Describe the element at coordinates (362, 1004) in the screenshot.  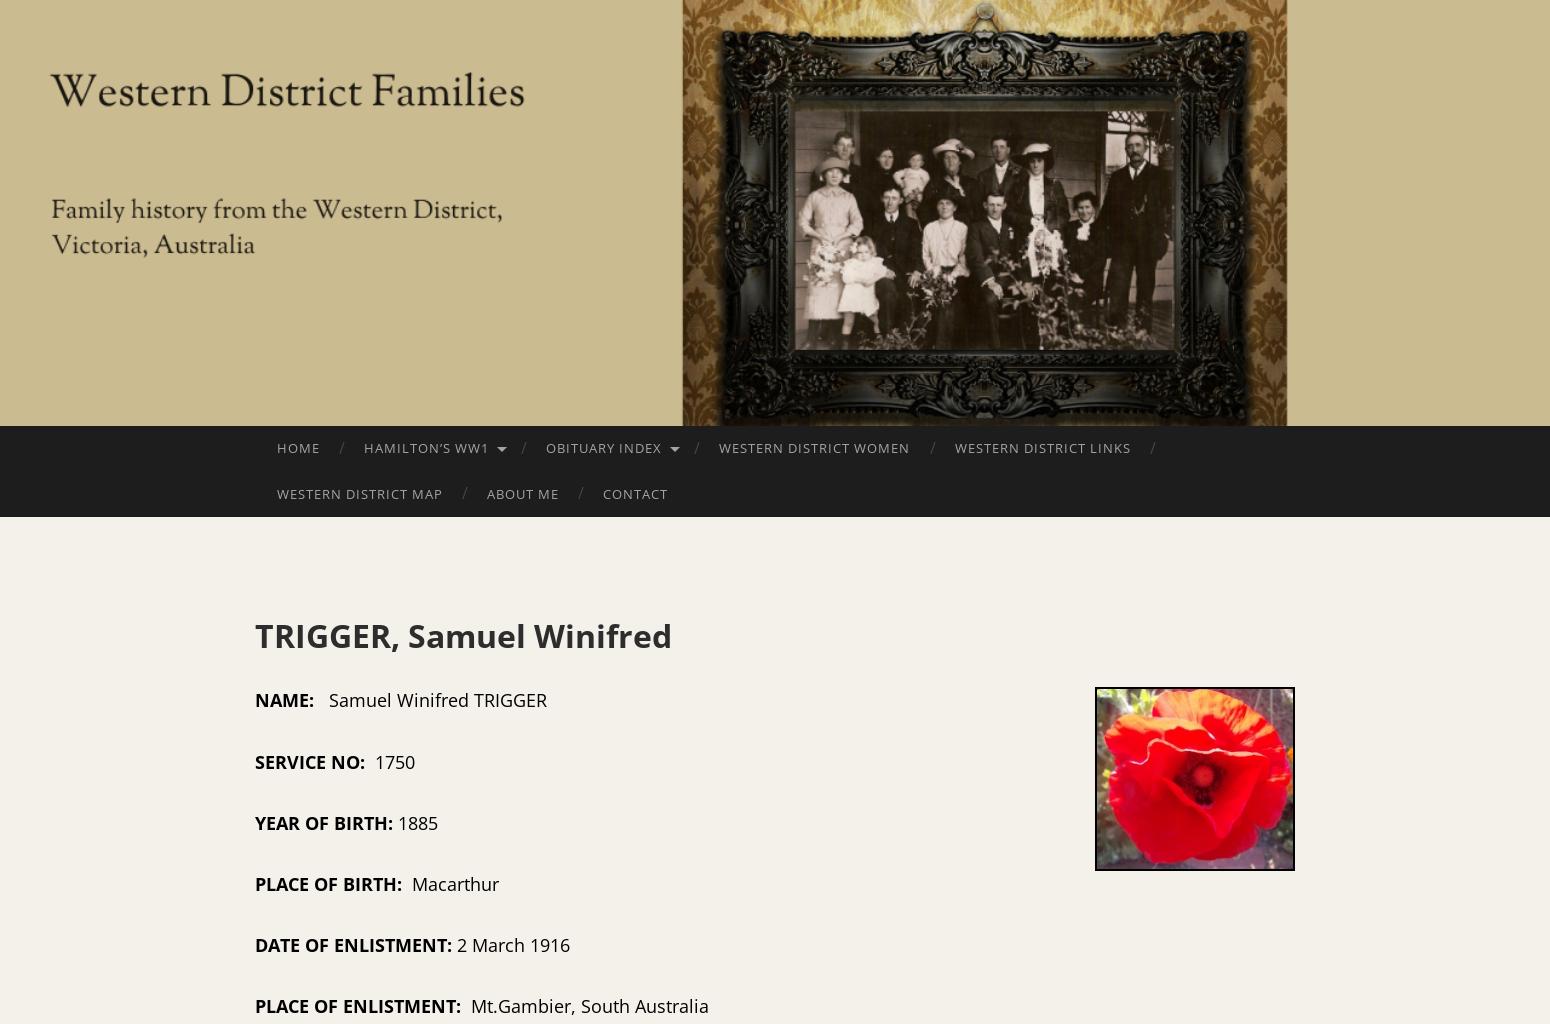
I see `'PLACE OF ENLISTMENT:'` at that location.